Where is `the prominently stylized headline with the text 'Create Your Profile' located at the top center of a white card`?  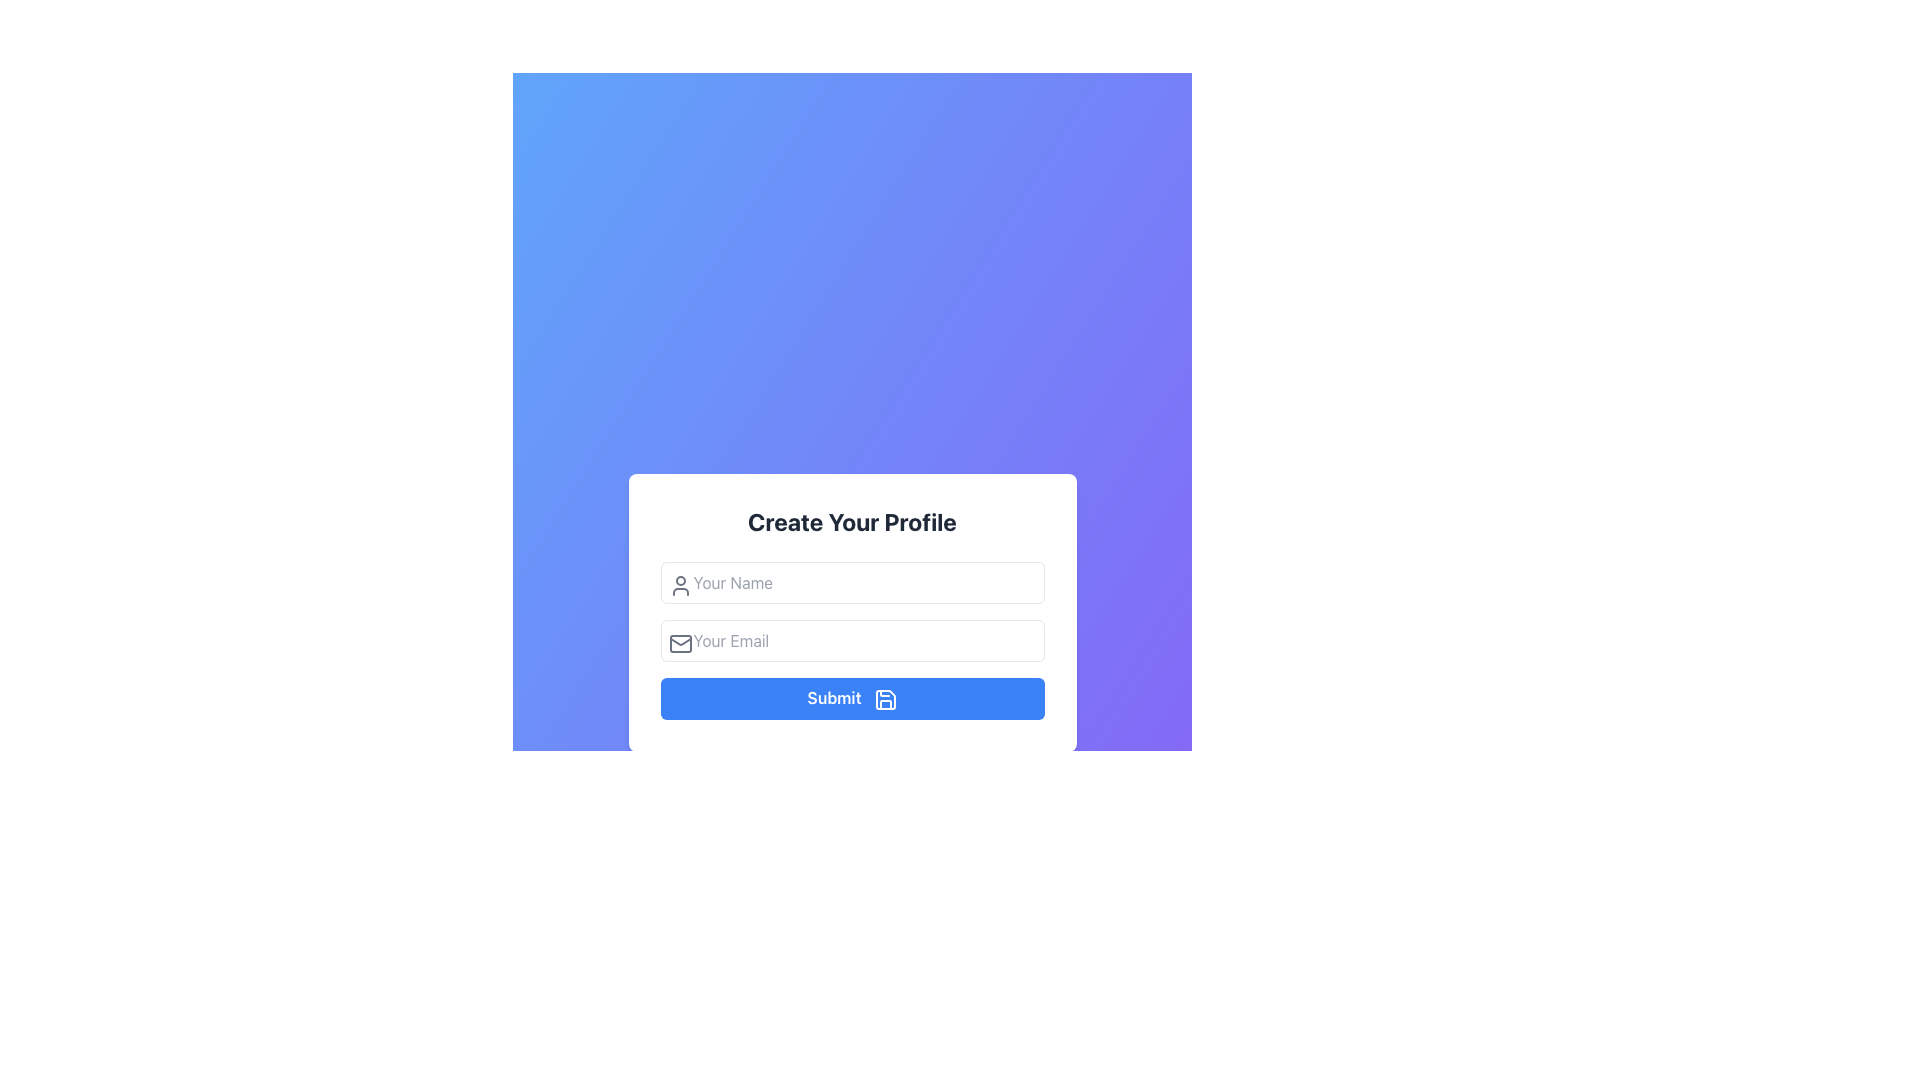 the prominently stylized headline with the text 'Create Your Profile' located at the top center of a white card is located at coordinates (852, 521).